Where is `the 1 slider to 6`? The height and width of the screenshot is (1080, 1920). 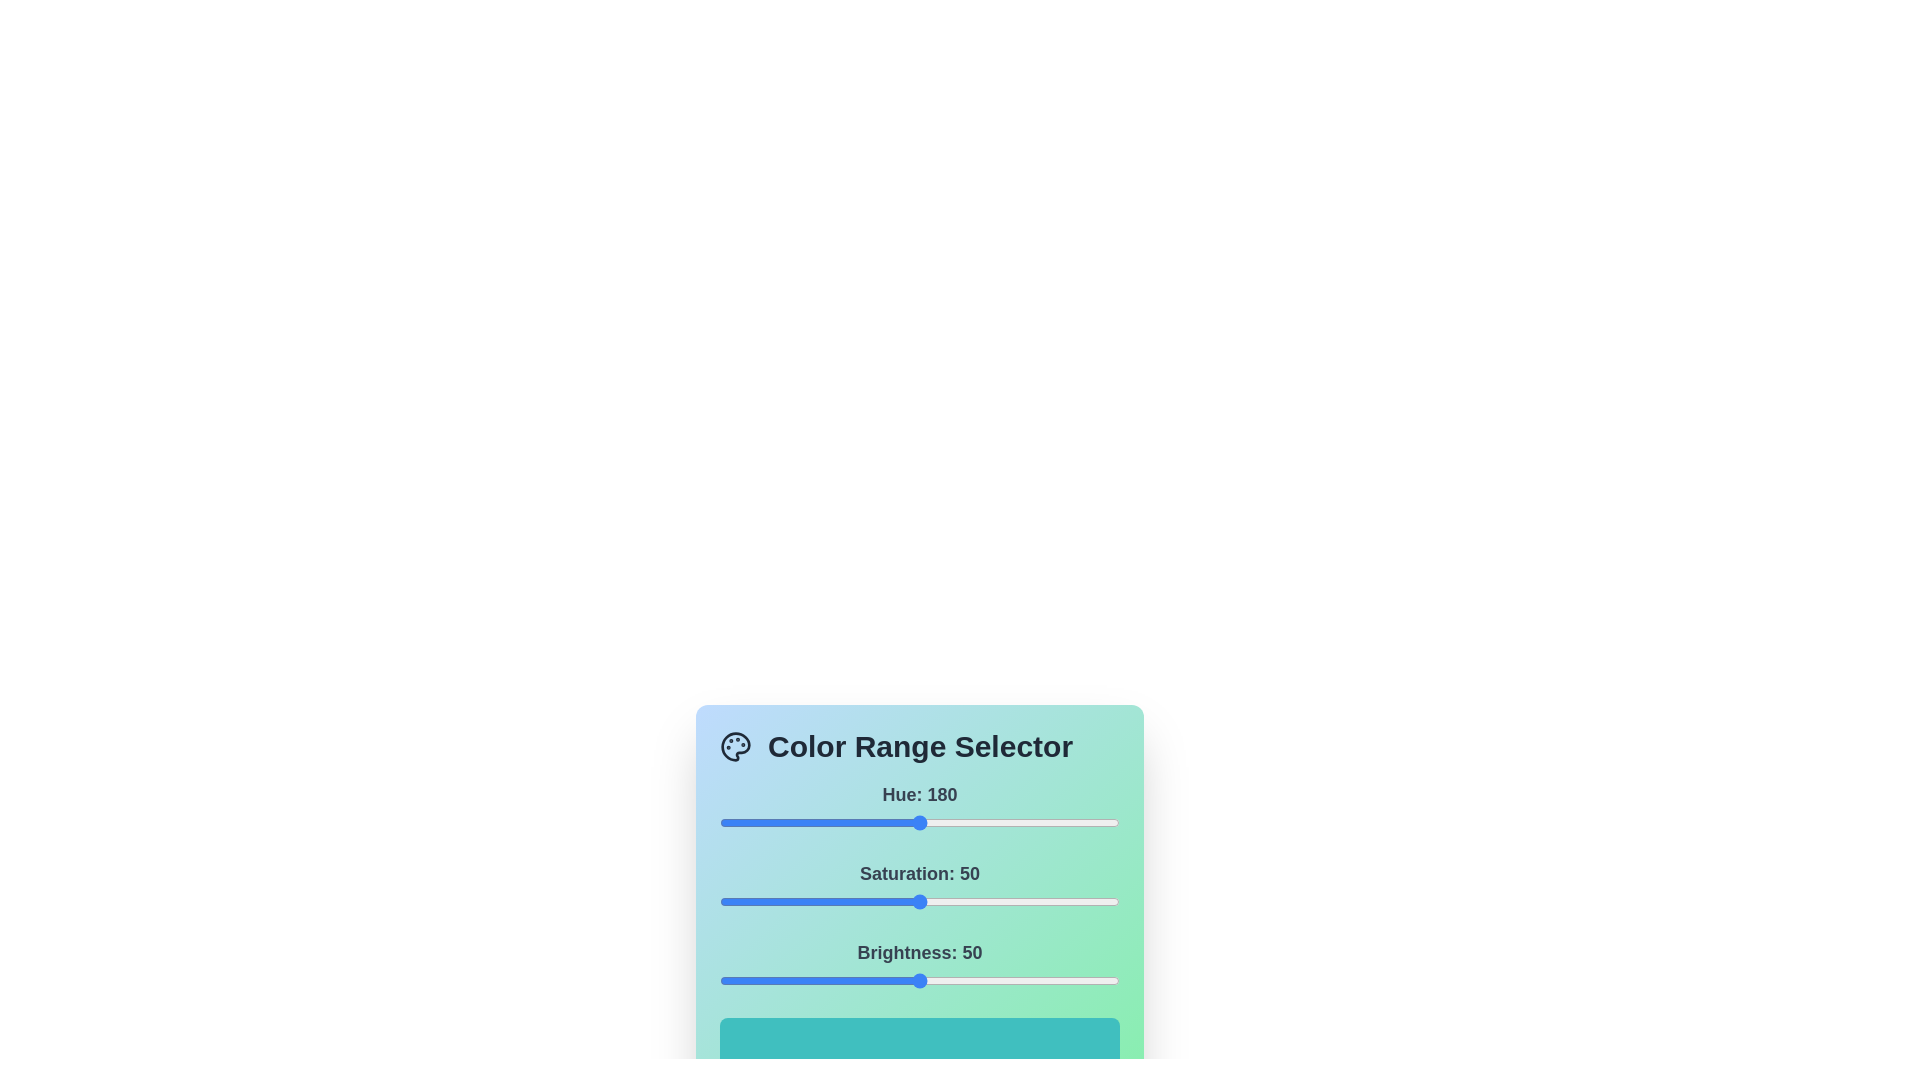 the 1 slider to 6 is located at coordinates (743, 902).